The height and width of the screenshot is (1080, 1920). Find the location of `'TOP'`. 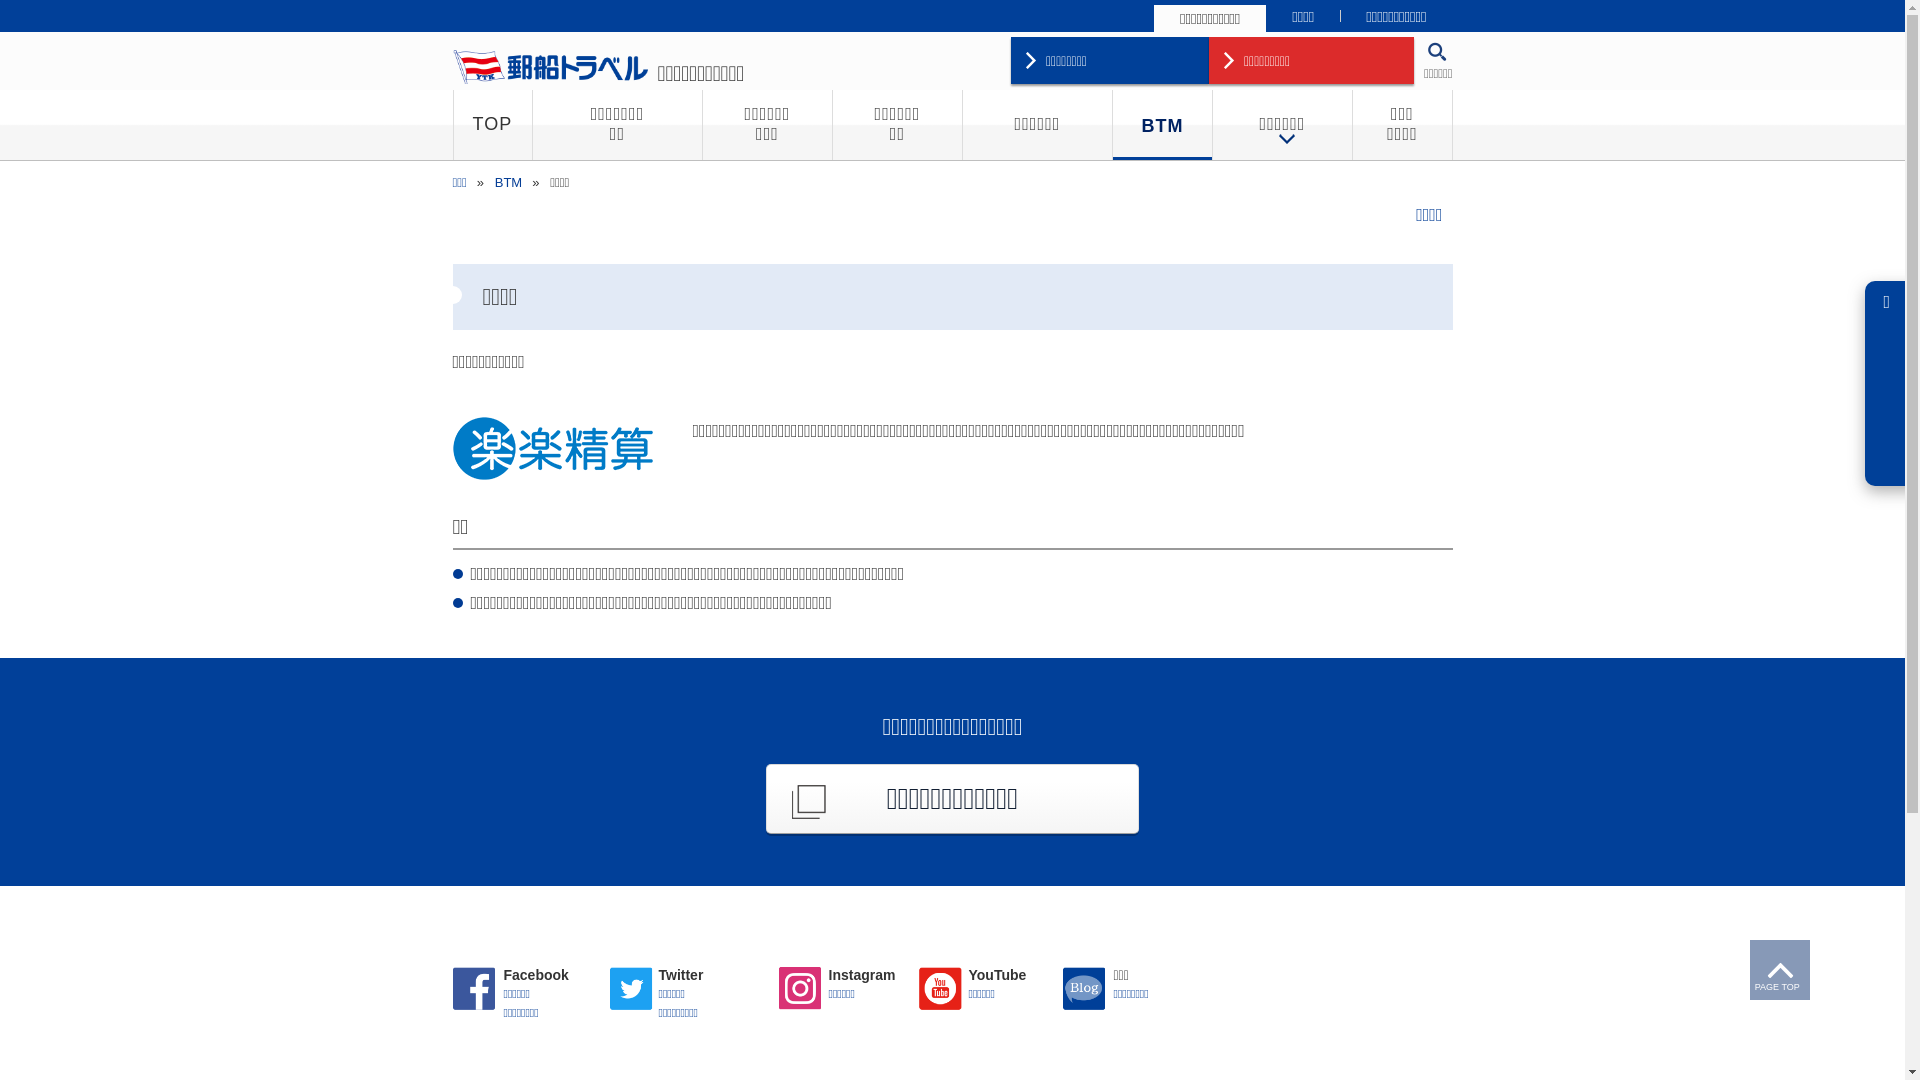

'TOP' is located at coordinates (491, 124).